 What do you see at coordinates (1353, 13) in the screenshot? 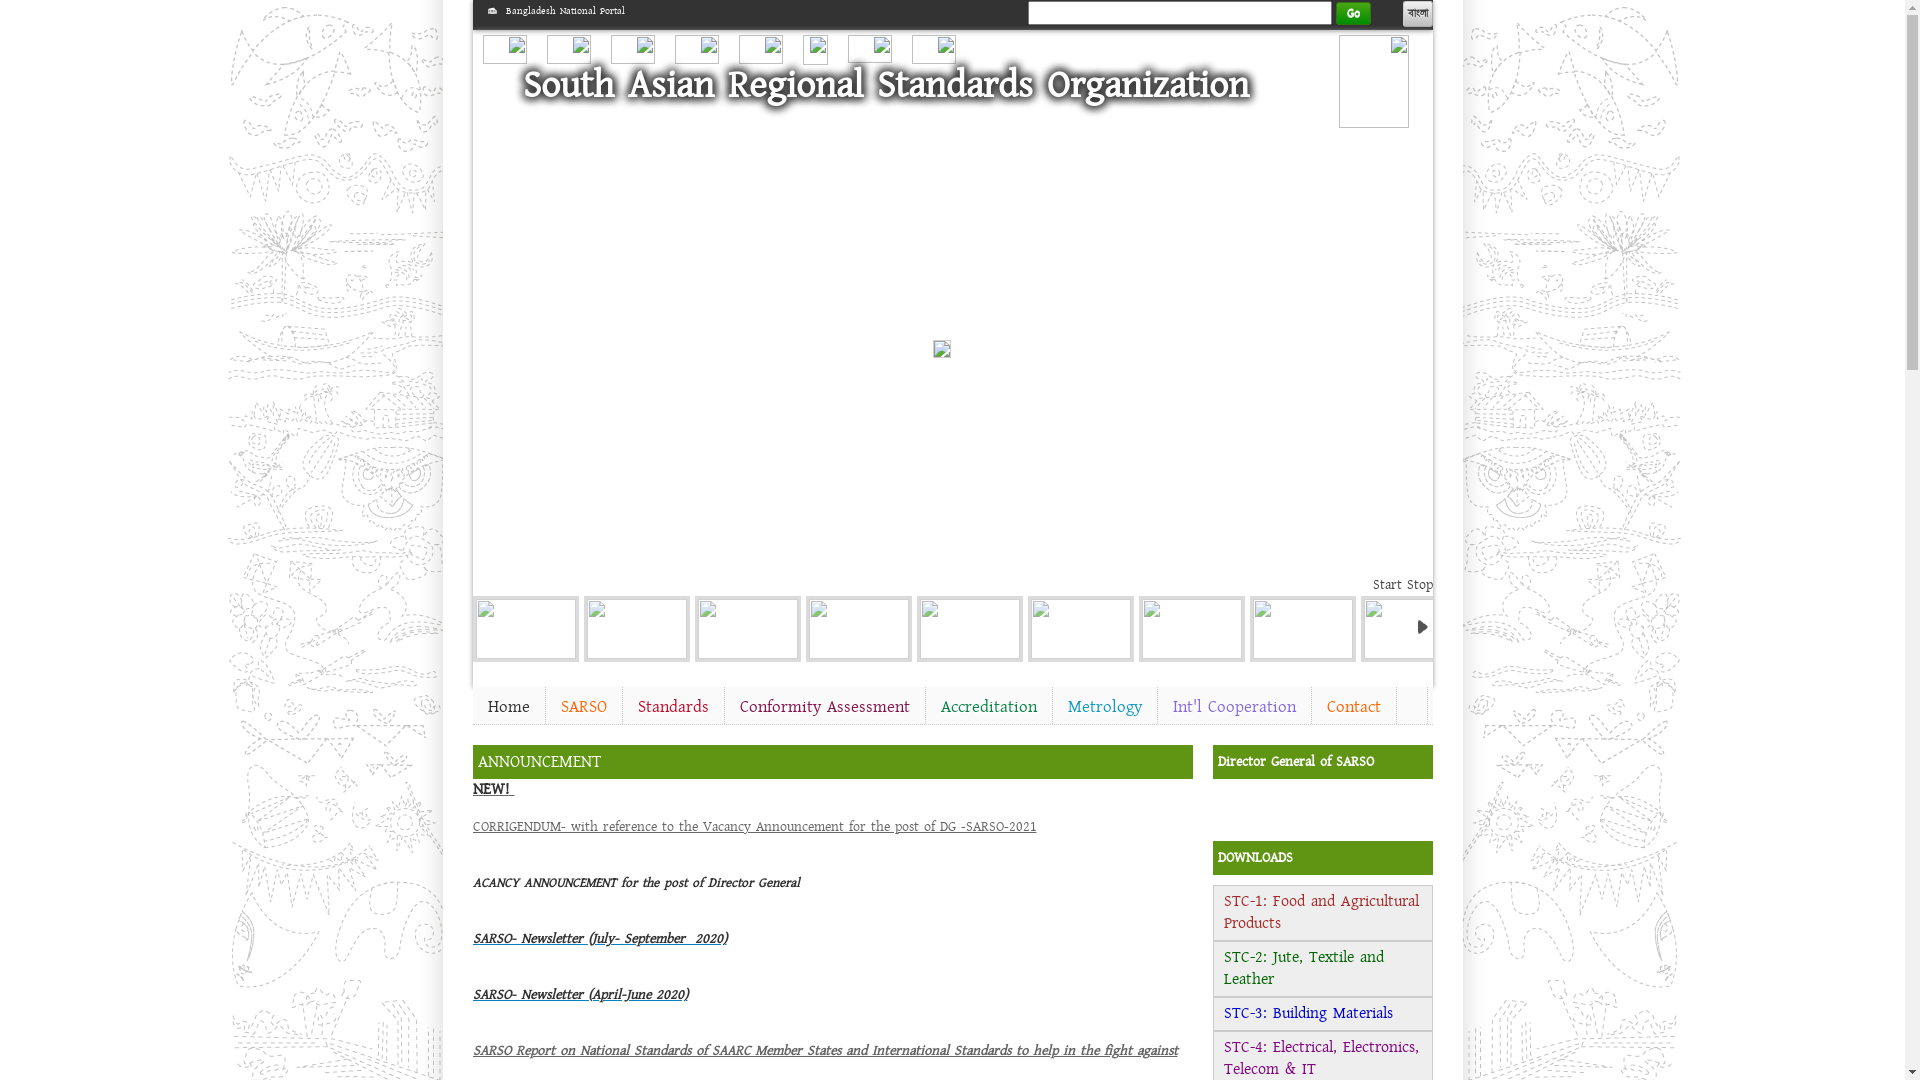
I see `'Go'` at bounding box center [1353, 13].